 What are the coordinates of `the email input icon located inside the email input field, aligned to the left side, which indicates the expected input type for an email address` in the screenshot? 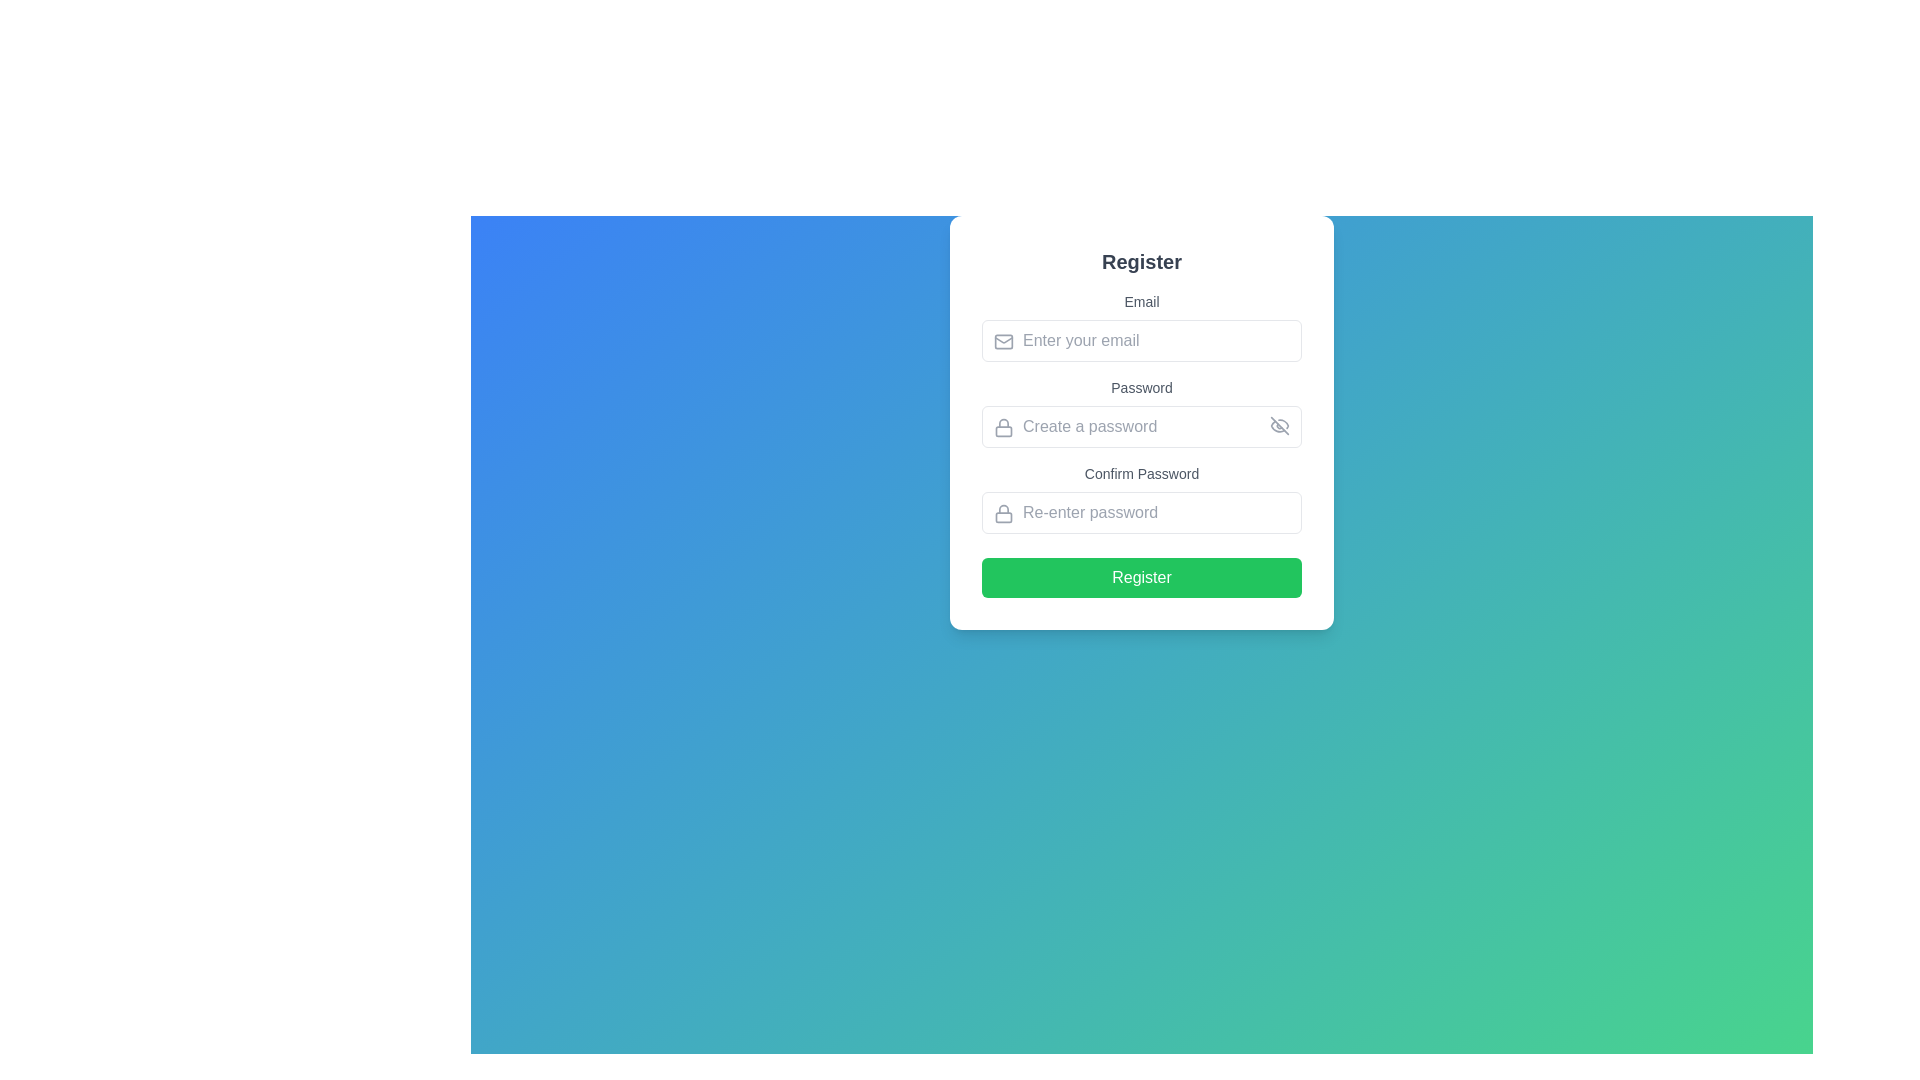 It's located at (1003, 341).